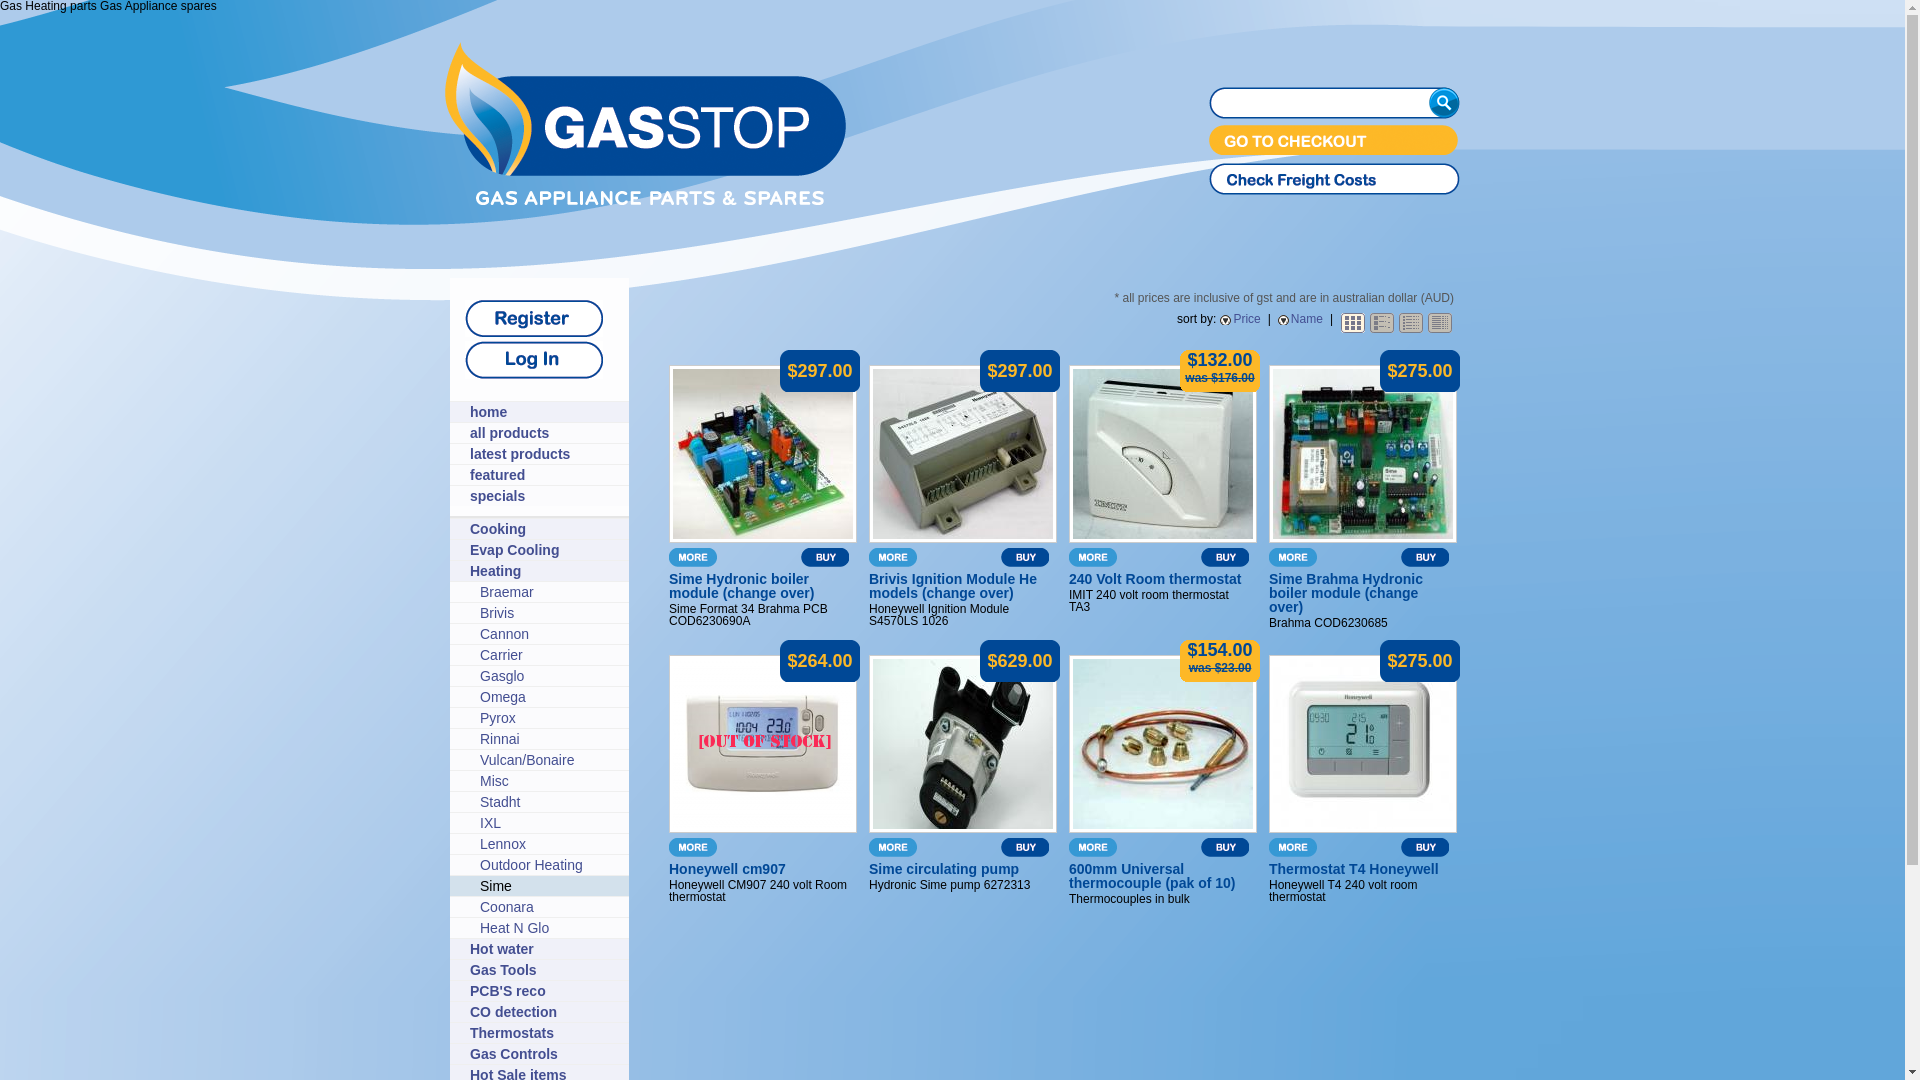 This screenshot has height=1080, width=1920. I want to click on 'Rinnai', so click(549, 739).